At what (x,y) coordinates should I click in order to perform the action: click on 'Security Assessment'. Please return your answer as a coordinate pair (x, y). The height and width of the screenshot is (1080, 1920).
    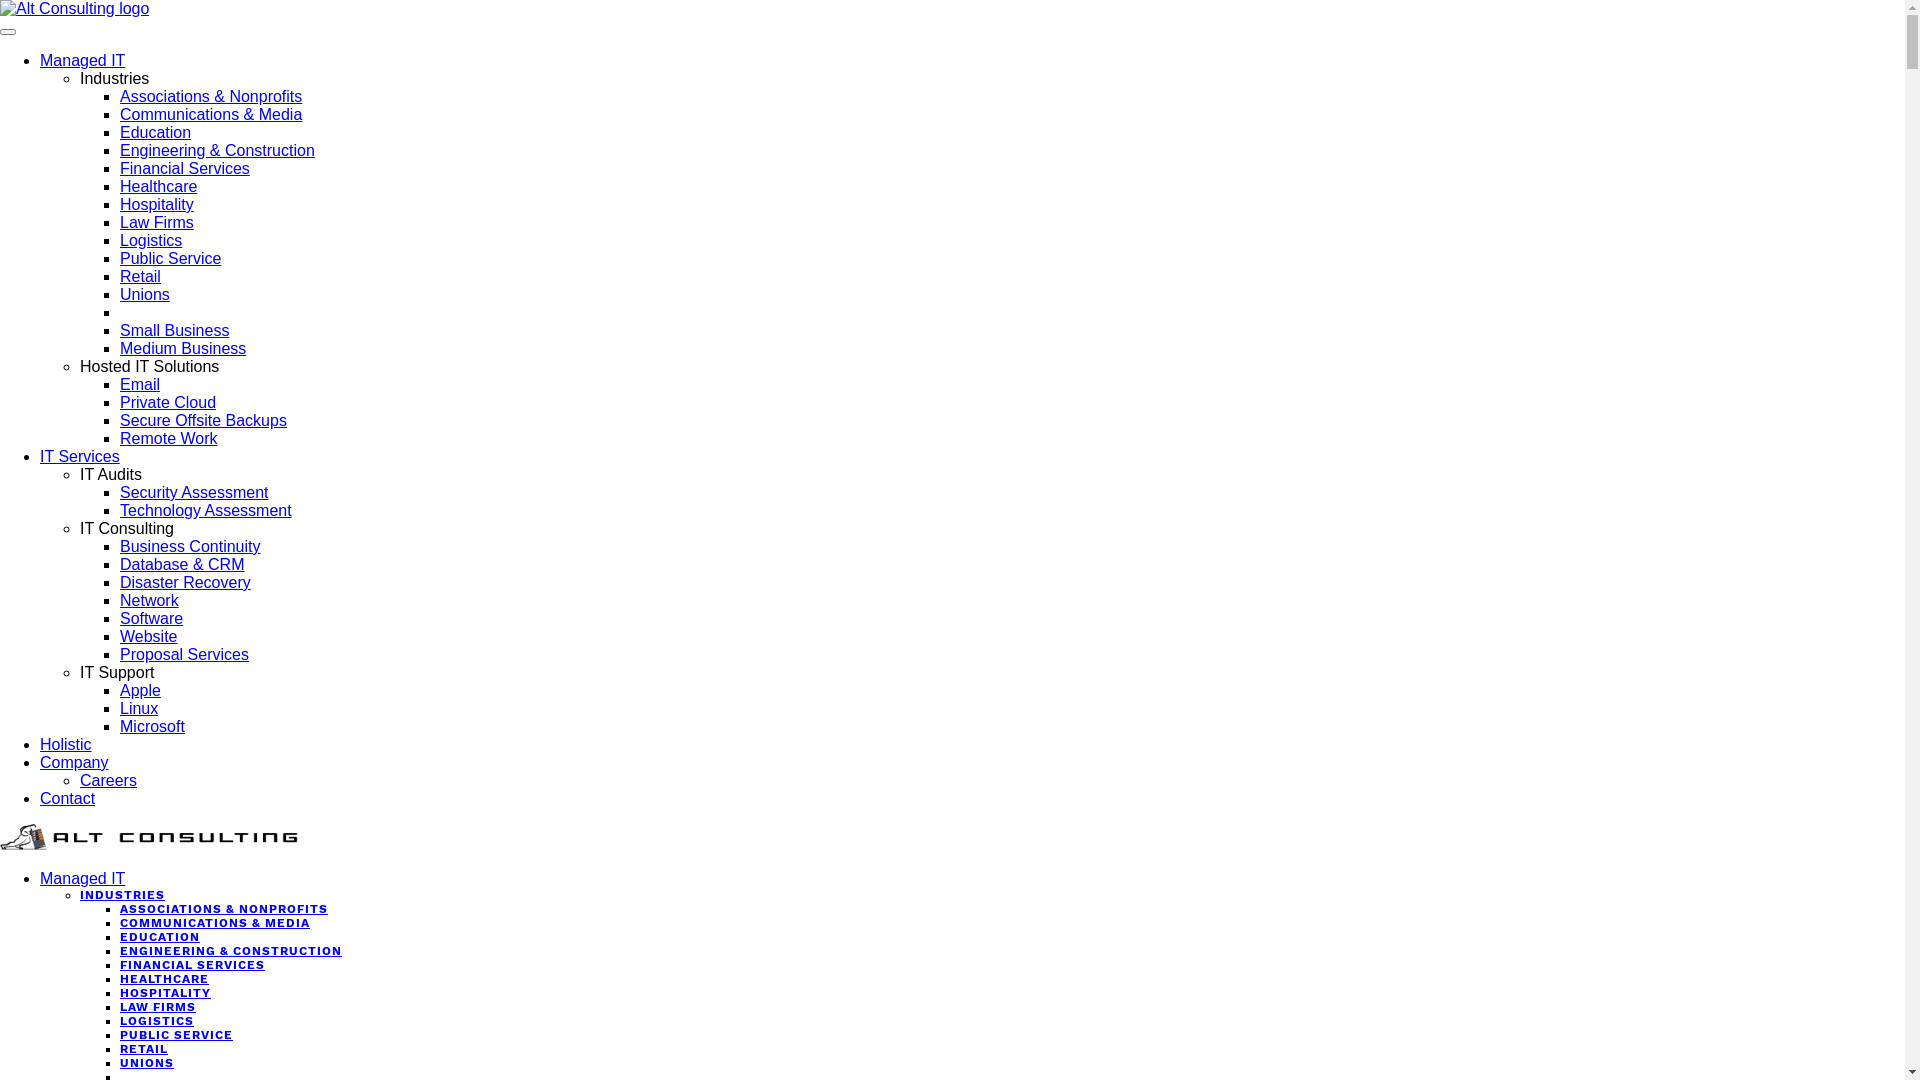
    Looking at the image, I should click on (194, 492).